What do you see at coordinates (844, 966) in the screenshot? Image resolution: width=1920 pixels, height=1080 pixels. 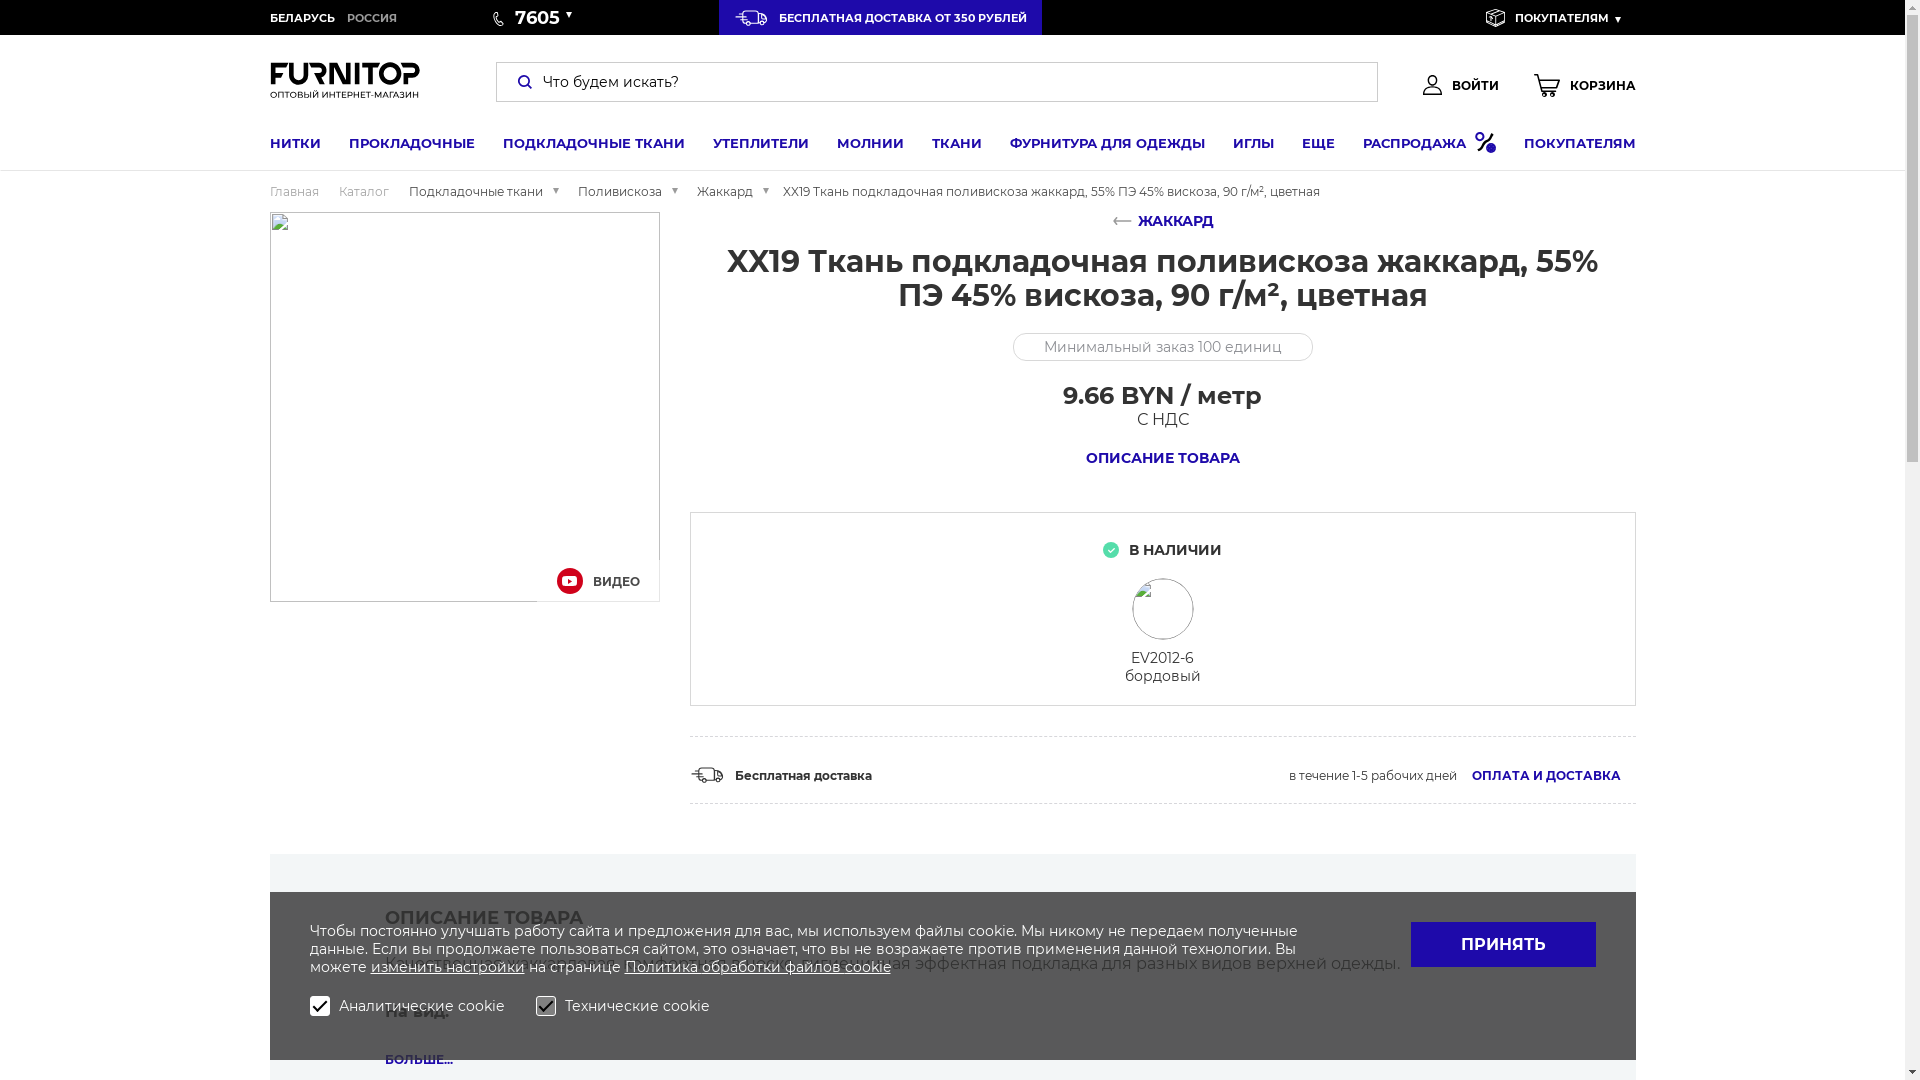 I see `'cookie'` at bounding box center [844, 966].